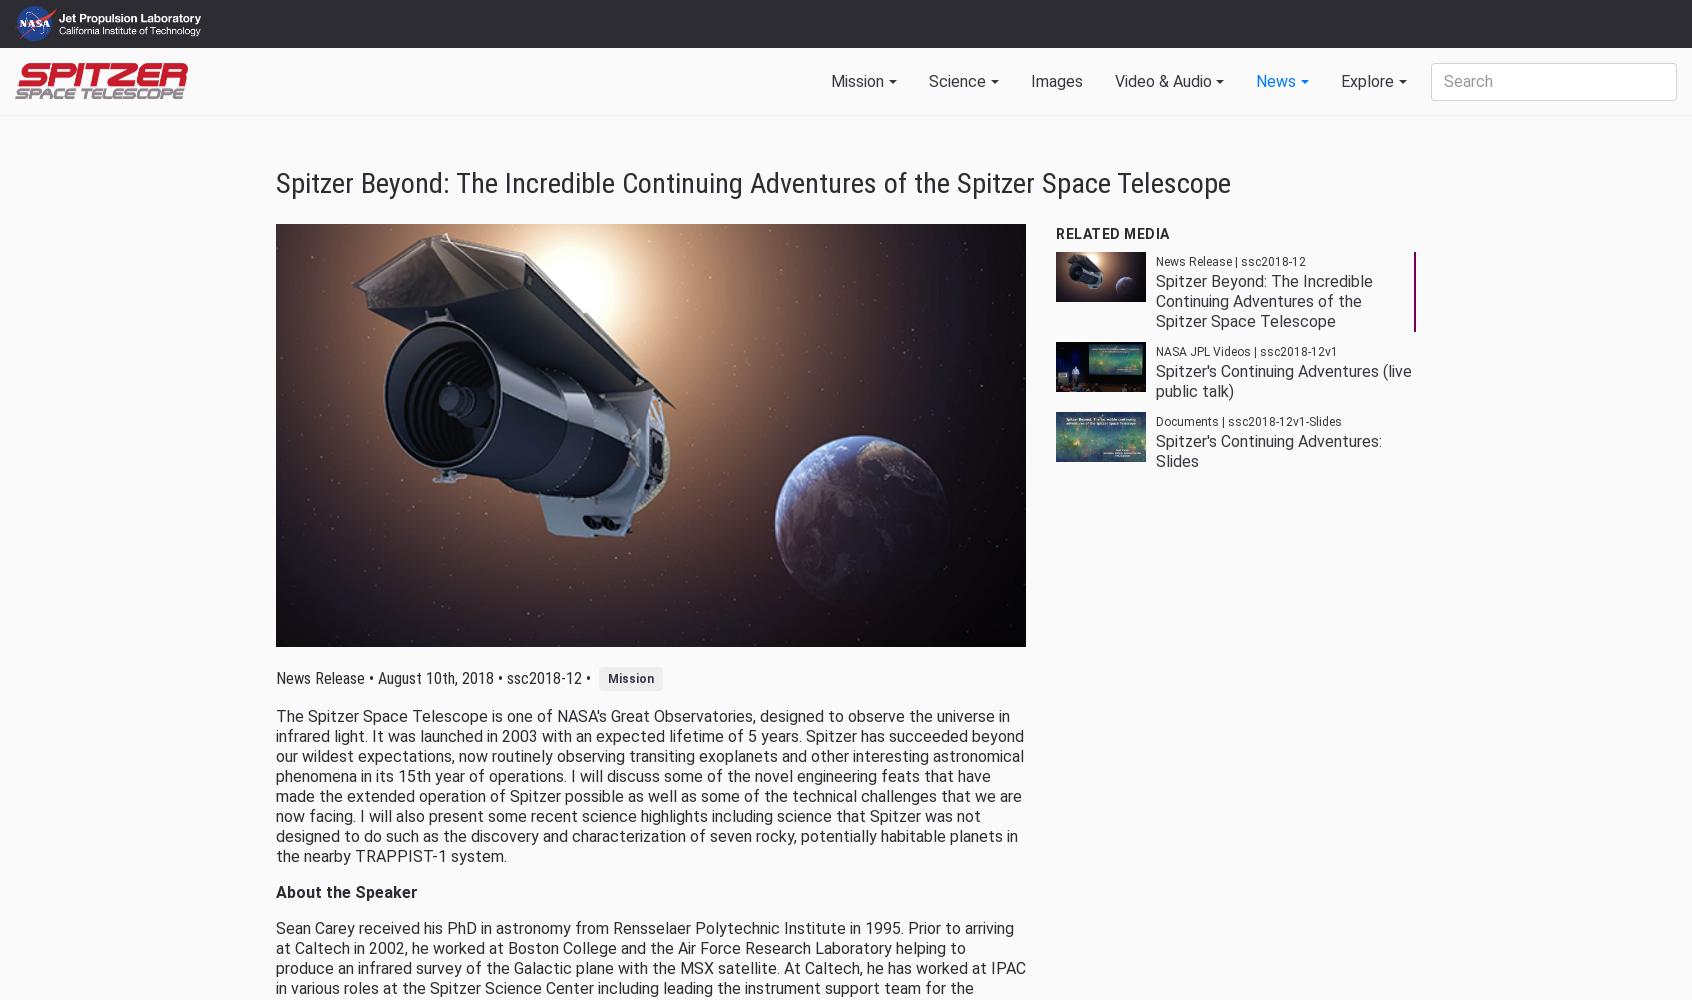 The image size is (1692, 1000). What do you see at coordinates (1112, 233) in the screenshot?
I see `'Related Media'` at bounding box center [1112, 233].